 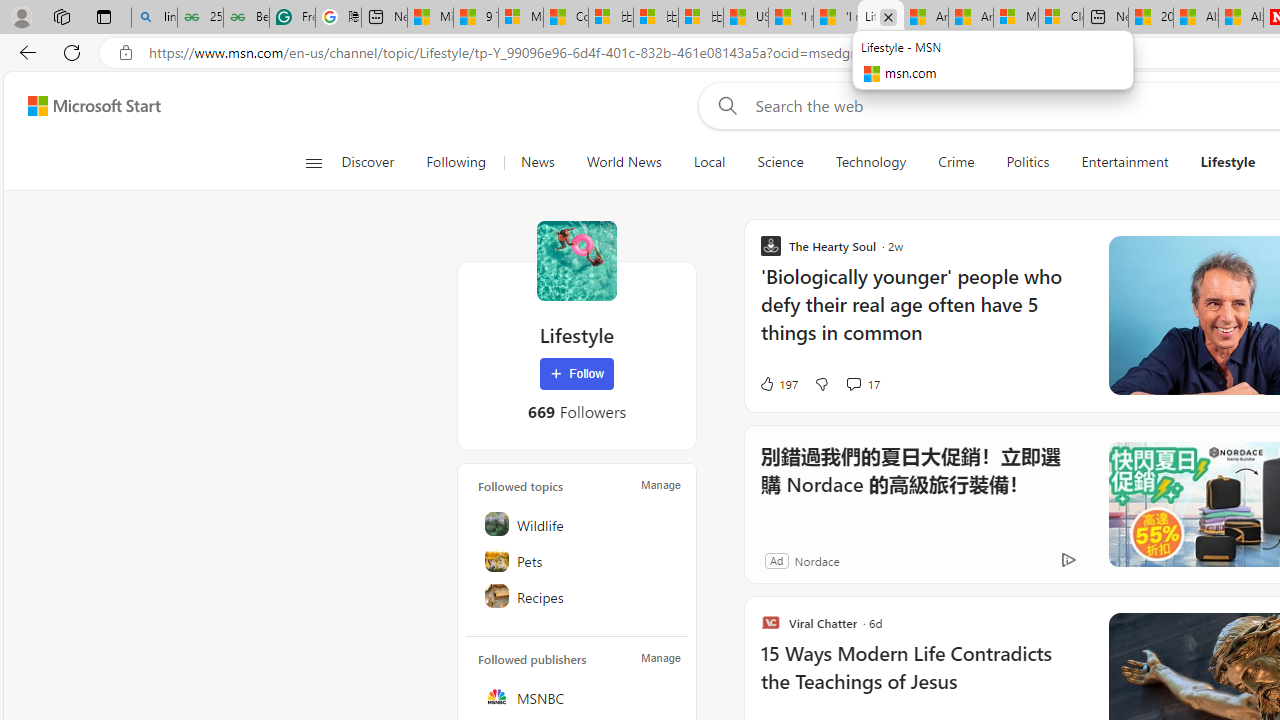 I want to click on 'Skip to content', so click(x=86, y=105).